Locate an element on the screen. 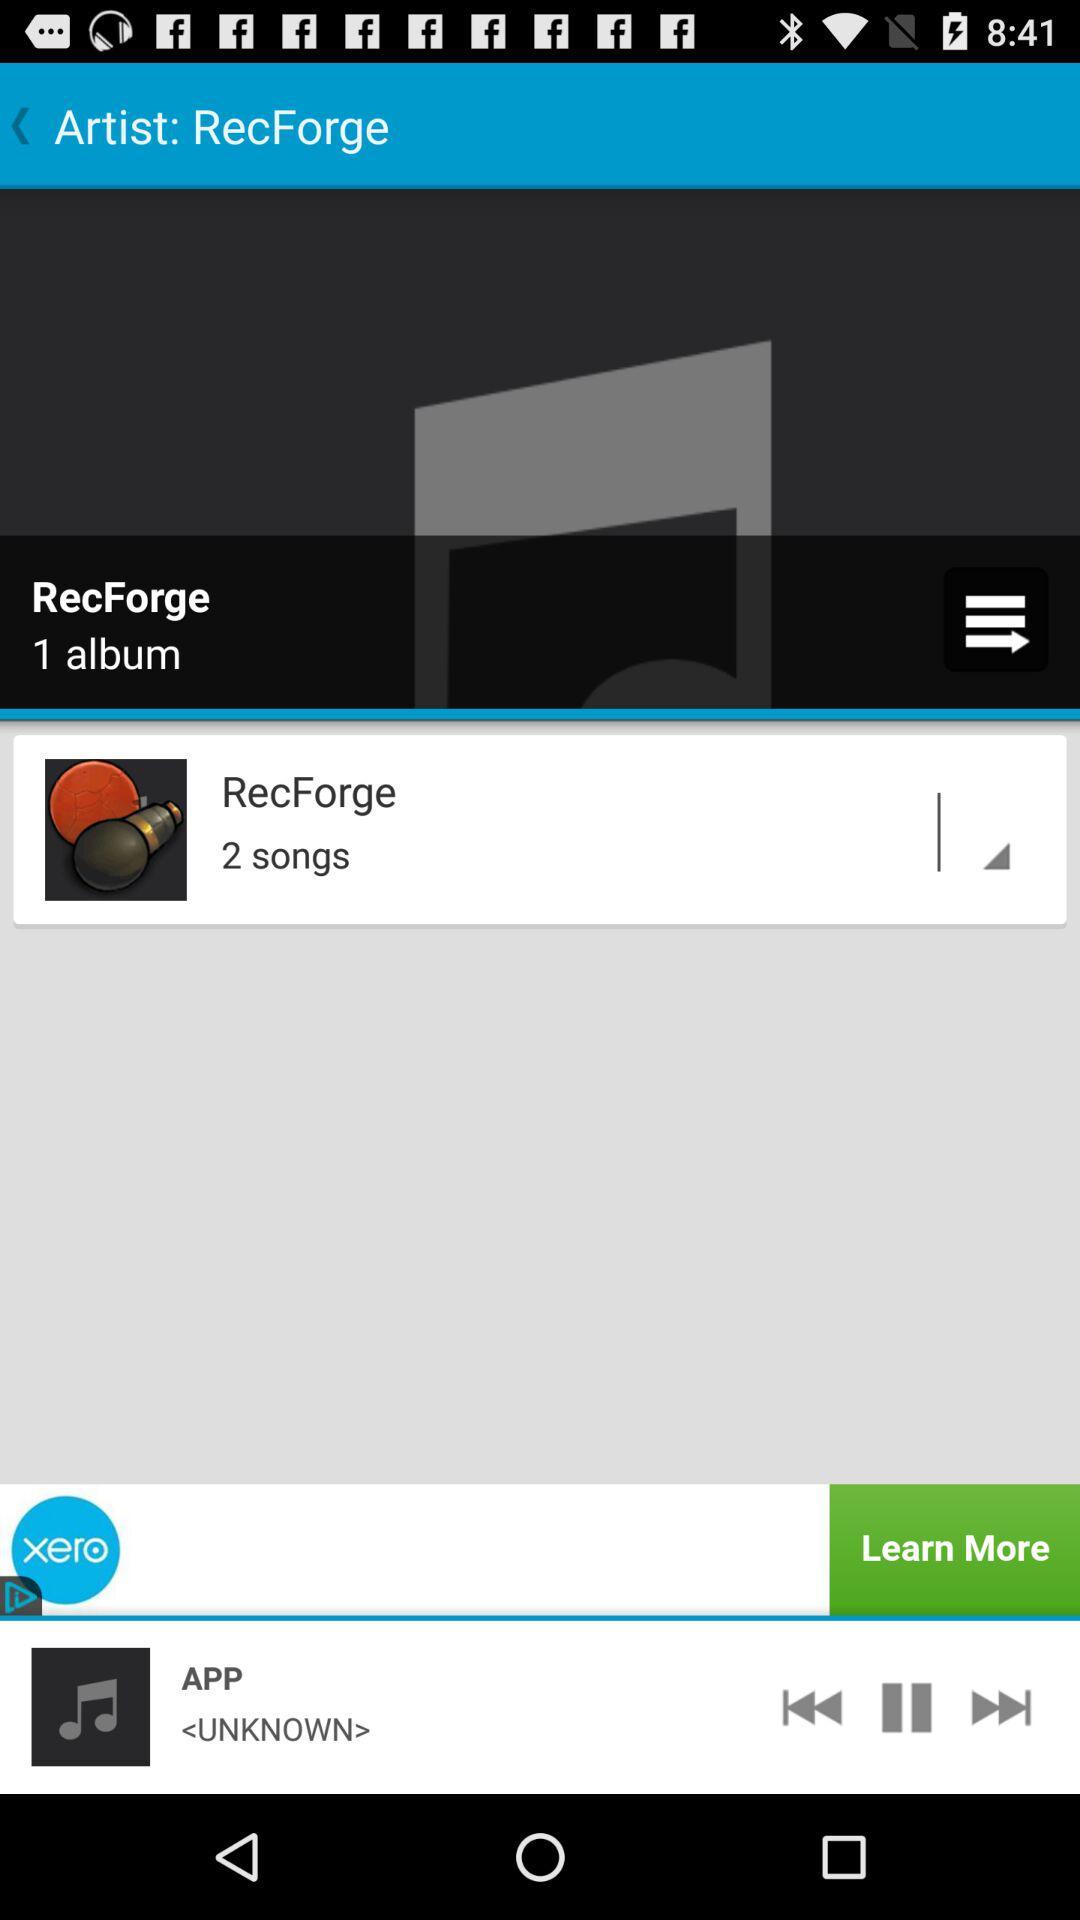 The width and height of the screenshot is (1080, 1920). app to the right of <unknown> app is located at coordinates (812, 1706).